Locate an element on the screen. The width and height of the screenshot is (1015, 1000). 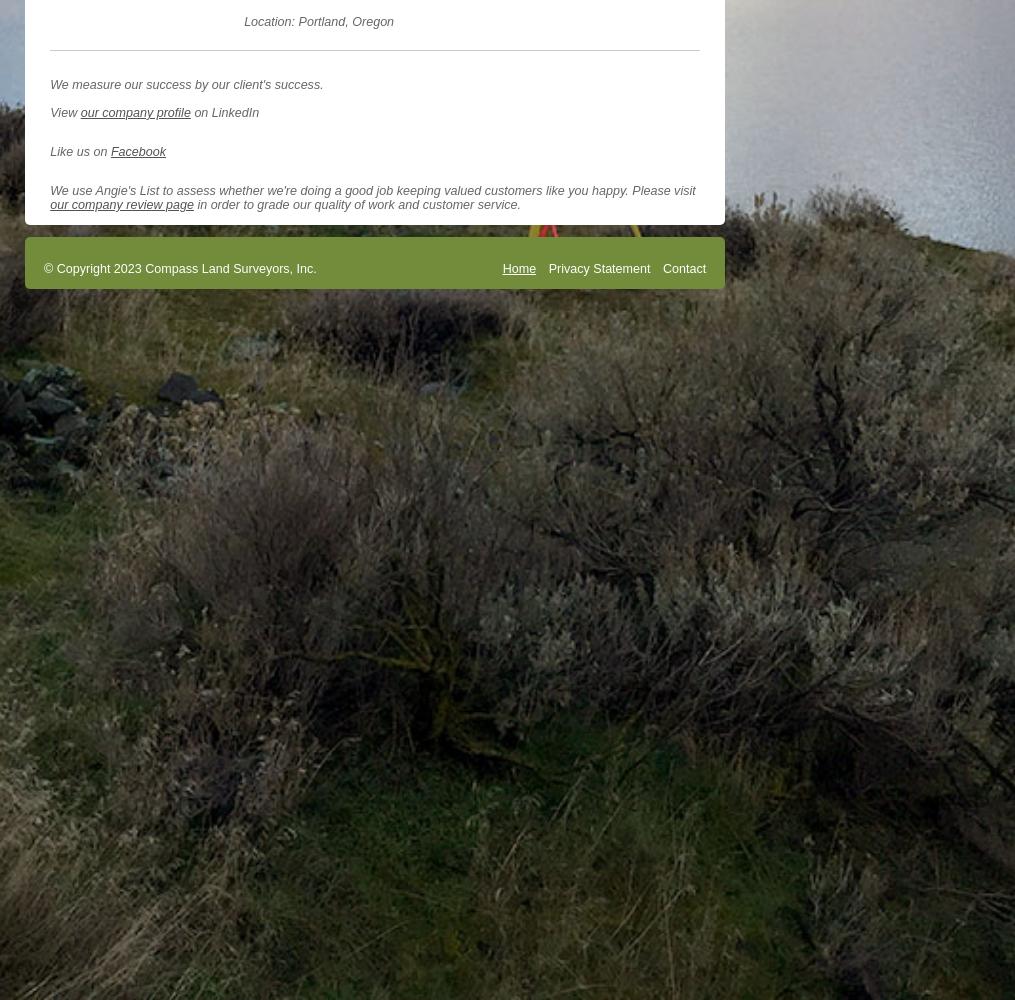
'our company review page' is located at coordinates (121, 204).